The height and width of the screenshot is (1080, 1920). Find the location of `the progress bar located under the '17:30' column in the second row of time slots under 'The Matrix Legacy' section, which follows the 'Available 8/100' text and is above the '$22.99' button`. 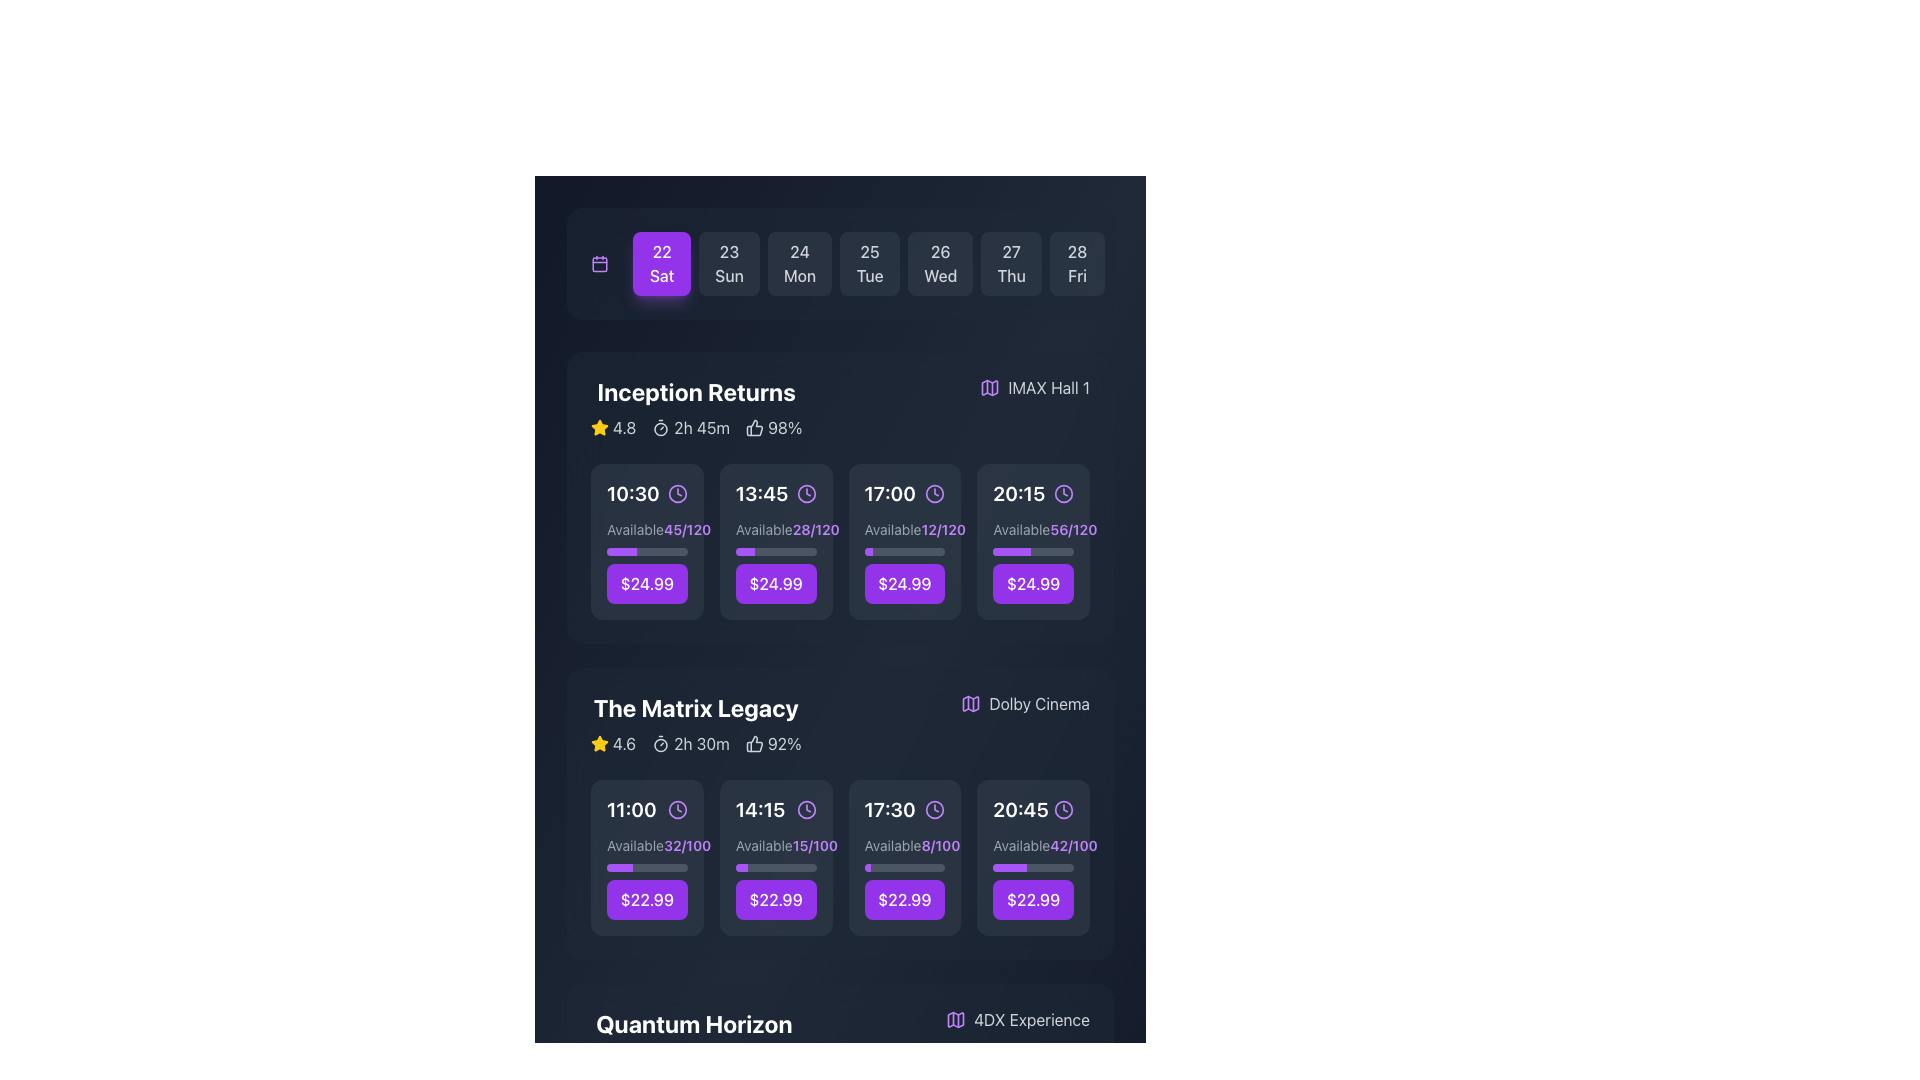

the progress bar located under the '17:30' column in the second row of time slots under 'The Matrix Legacy' section, which follows the 'Available 8/100' text and is above the '$22.99' button is located at coordinates (903, 866).